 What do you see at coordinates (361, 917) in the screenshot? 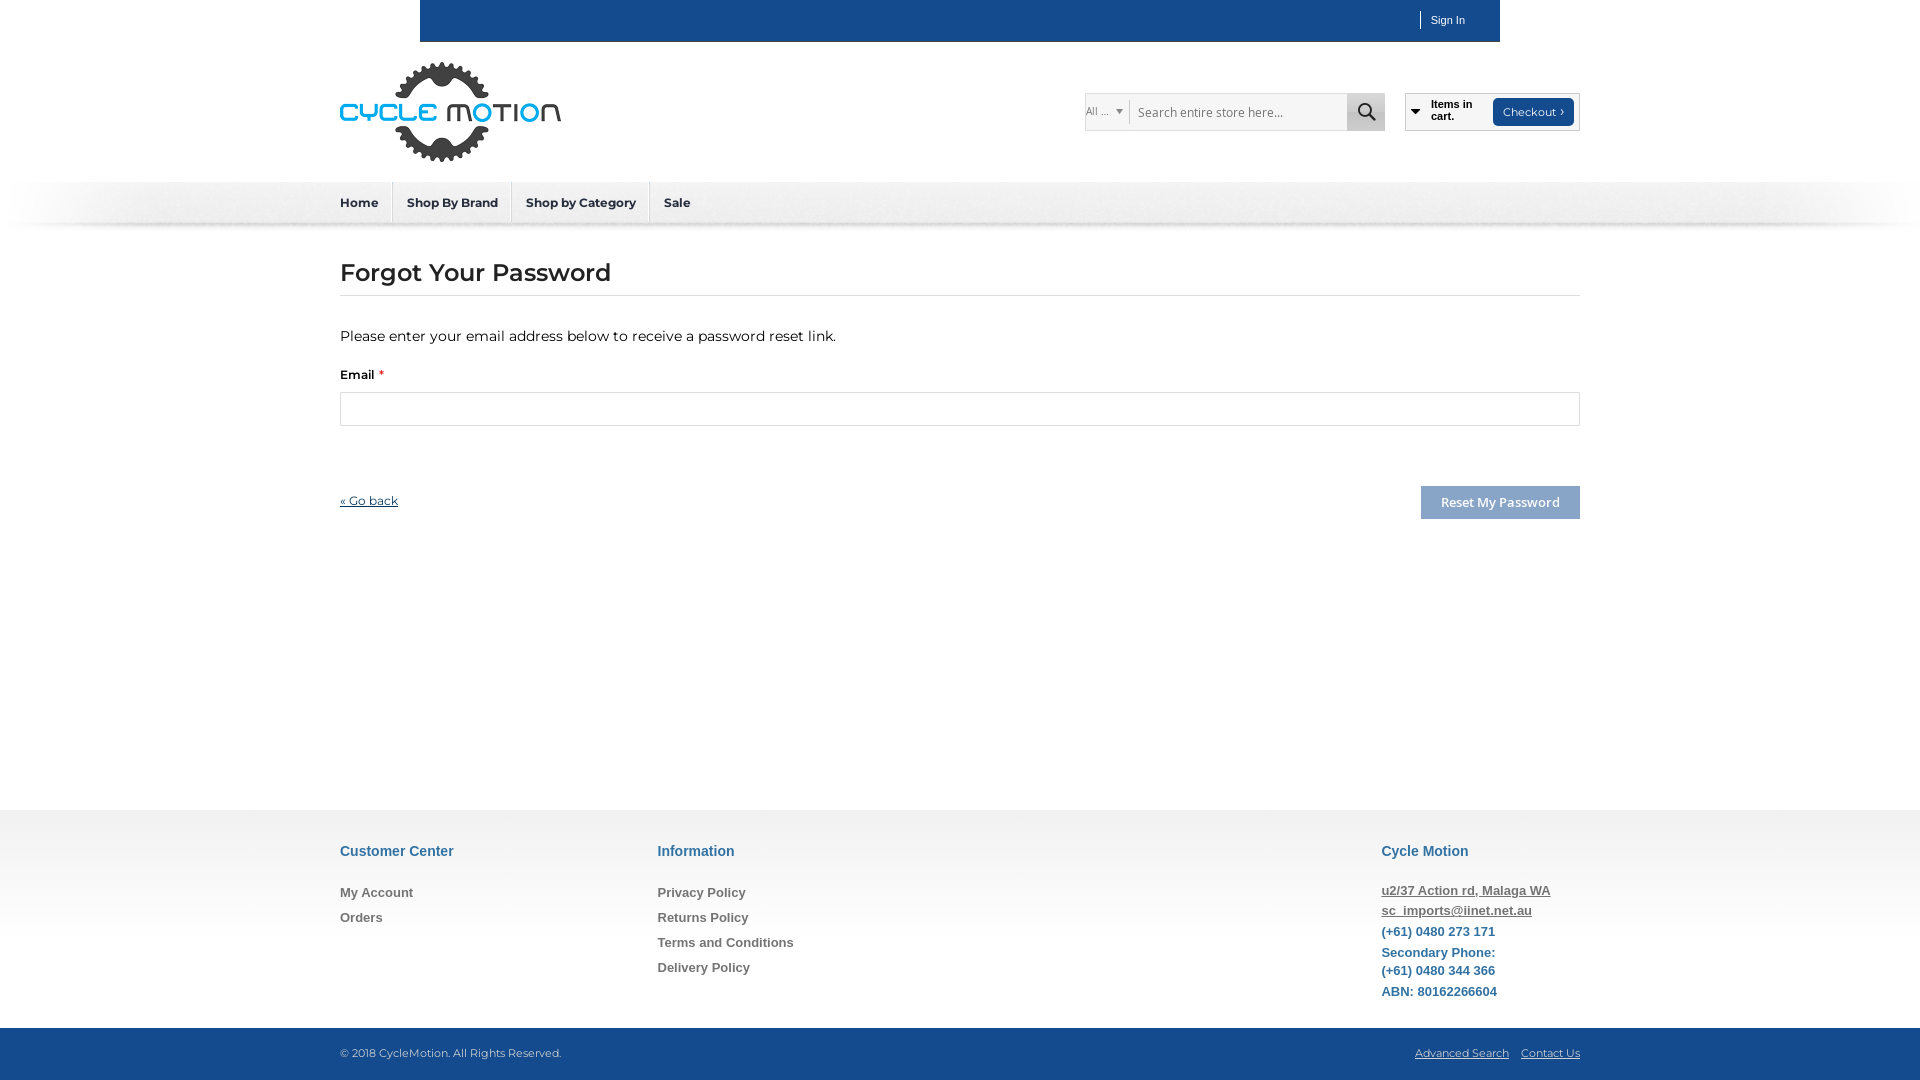
I see `'Orders'` at bounding box center [361, 917].